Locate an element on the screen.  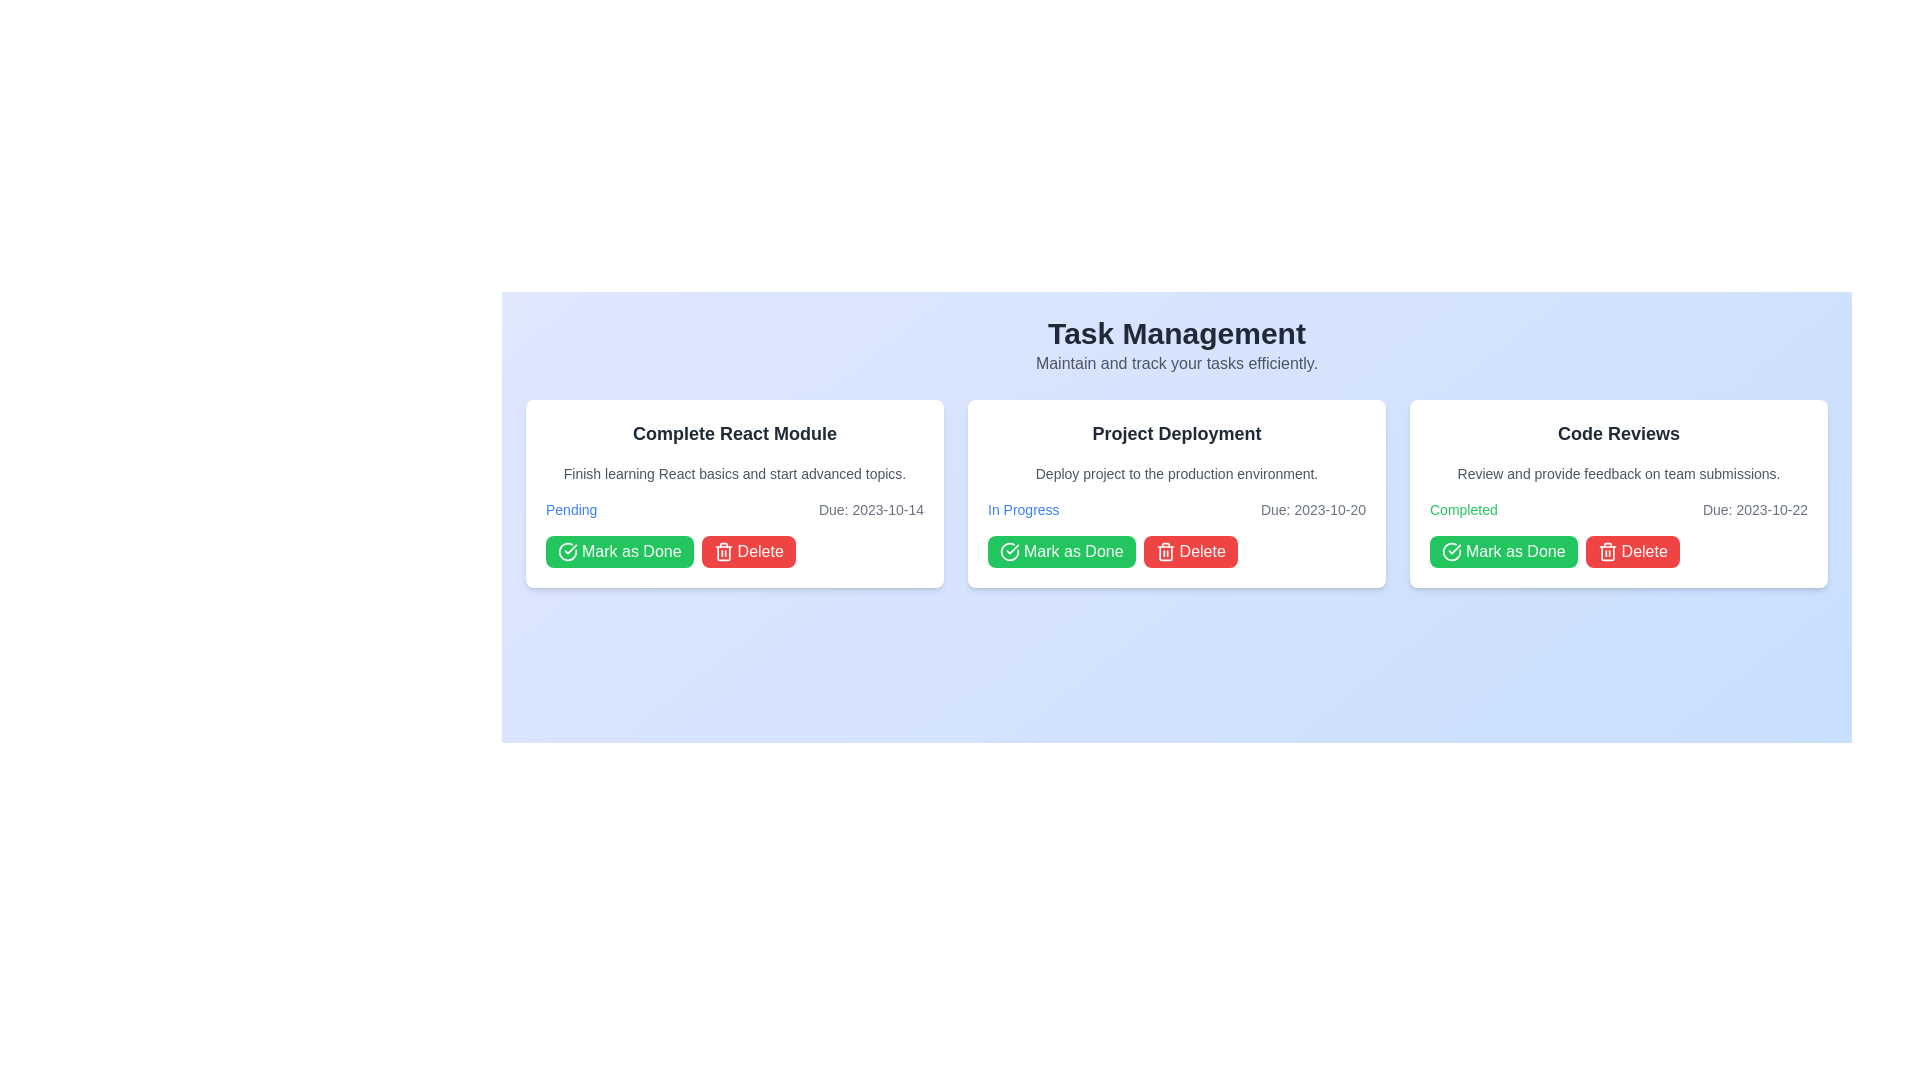
the 'Delete' text displayed in white font over a red background within the button is located at coordinates (759, 551).